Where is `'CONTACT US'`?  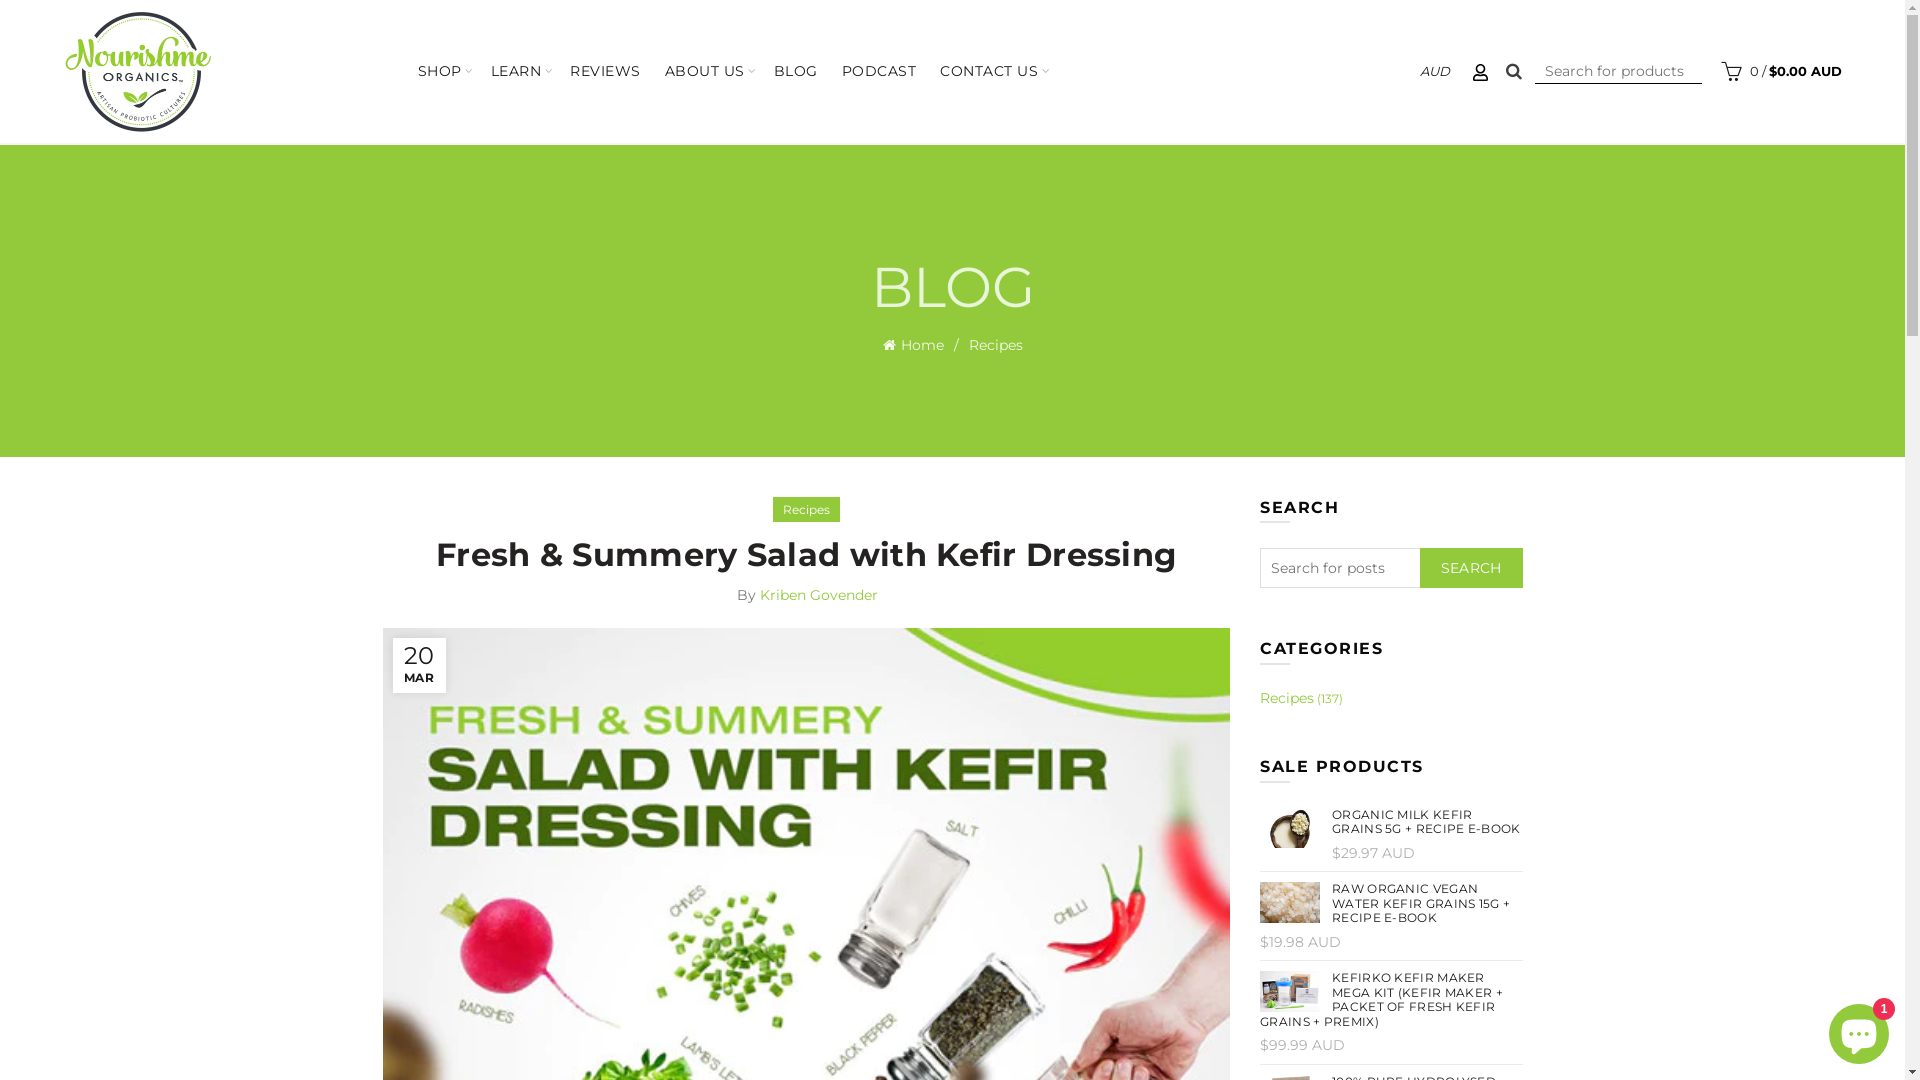 'CONTACT US' is located at coordinates (988, 70).